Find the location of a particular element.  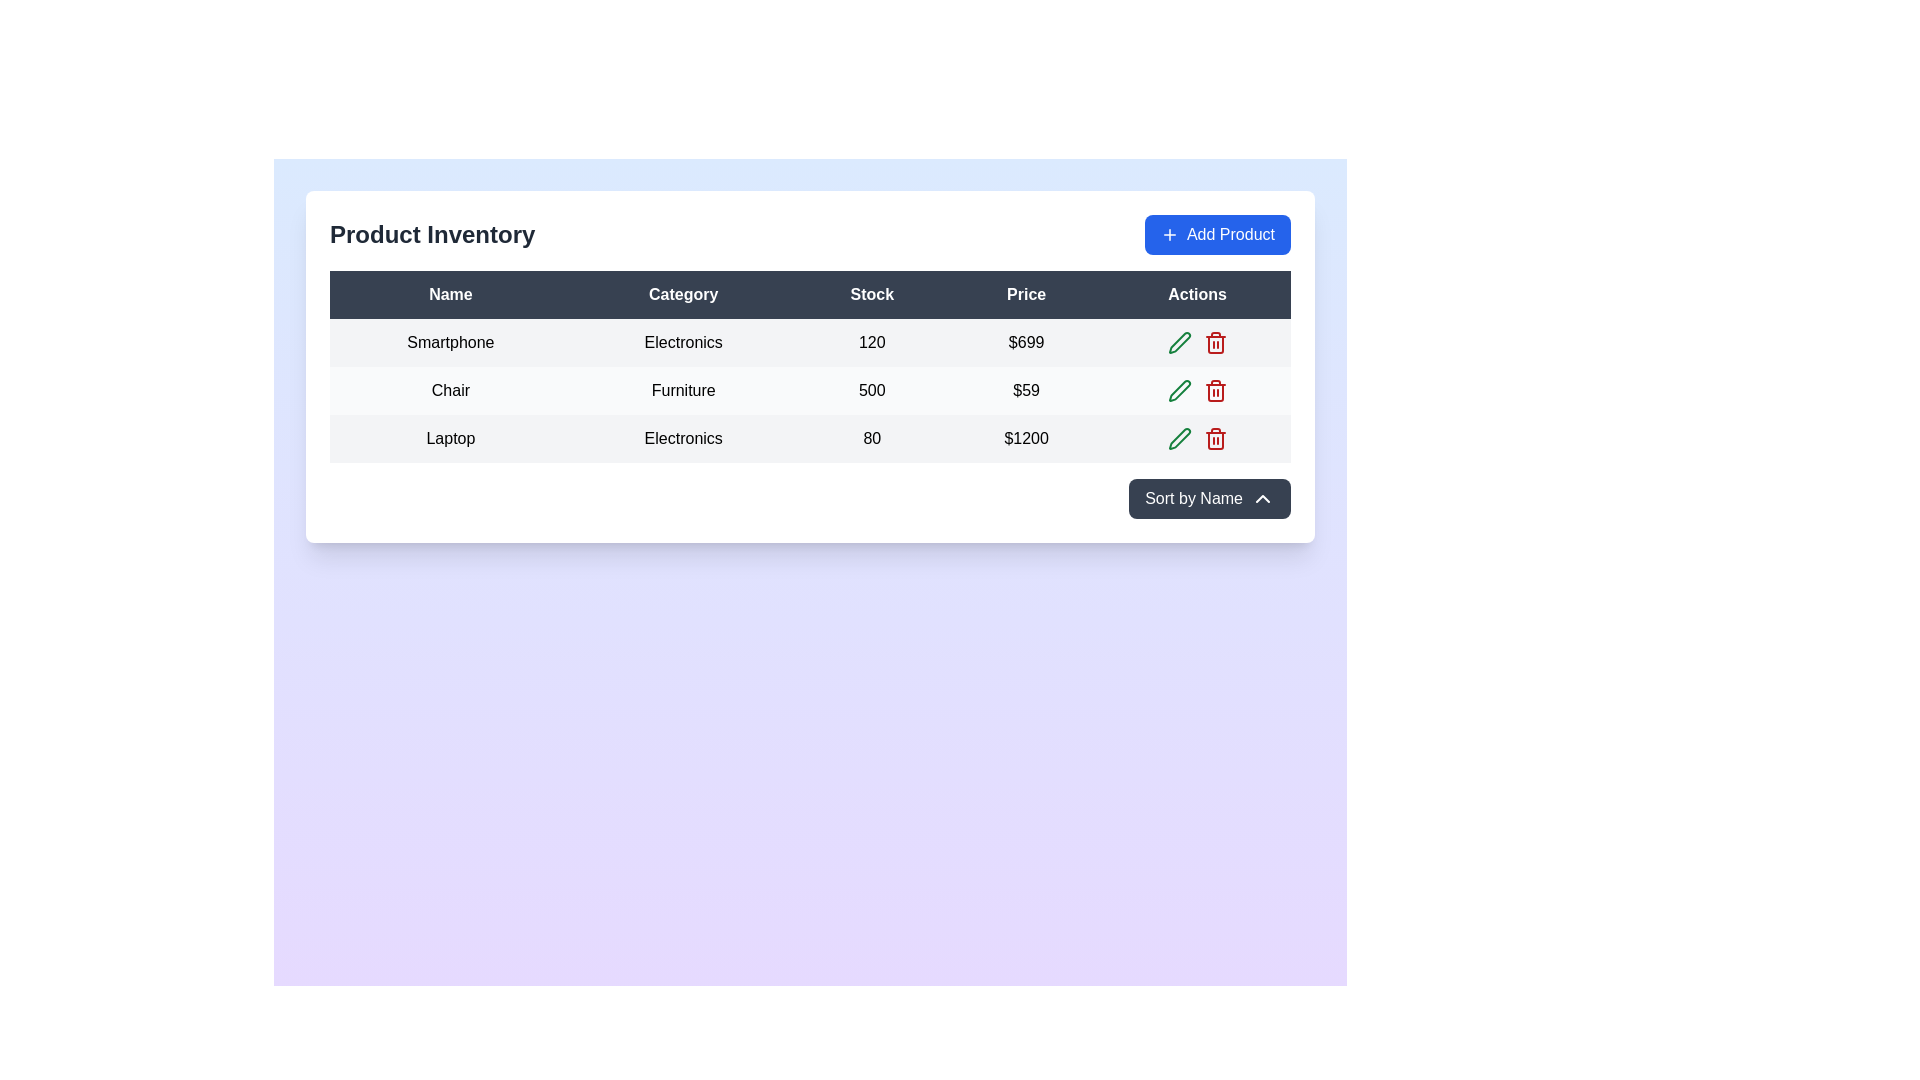

text of the first header cell in the table, which displays 'Name' in white on a dark background is located at coordinates (450, 294).